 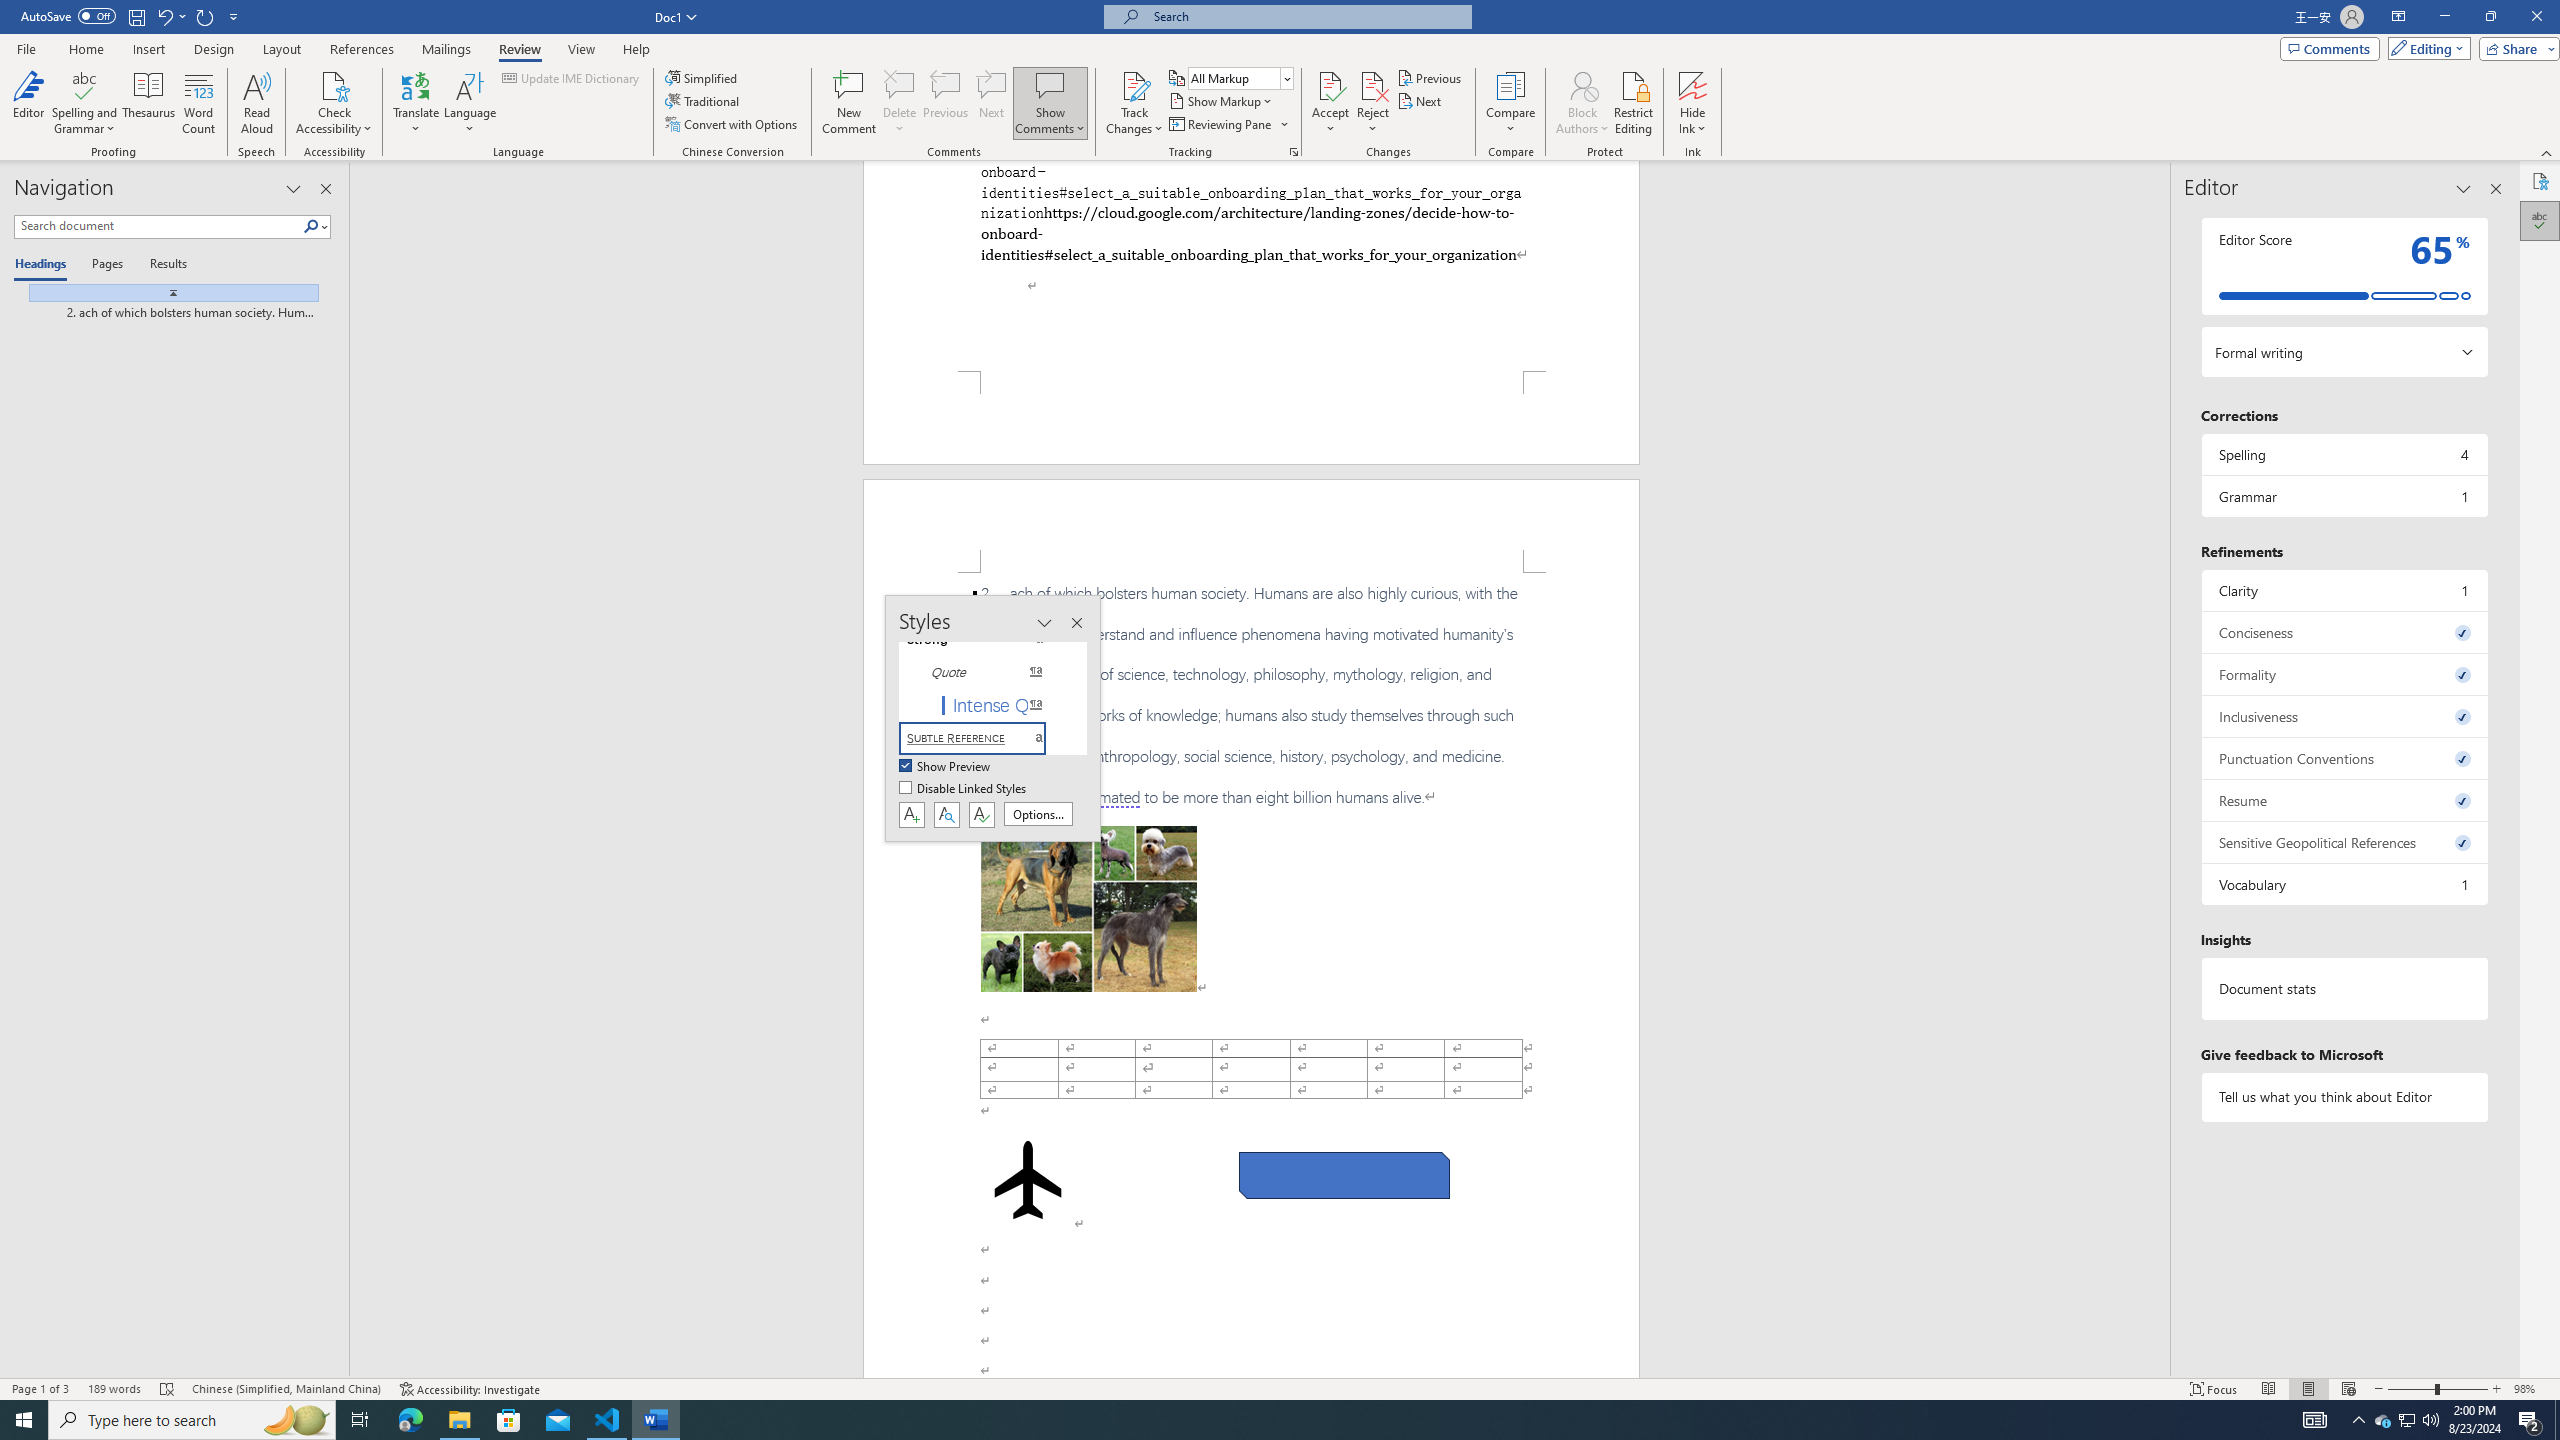 What do you see at coordinates (130, 16) in the screenshot?
I see `'Quick Access Toolbar'` at bounding box center [130, 16].